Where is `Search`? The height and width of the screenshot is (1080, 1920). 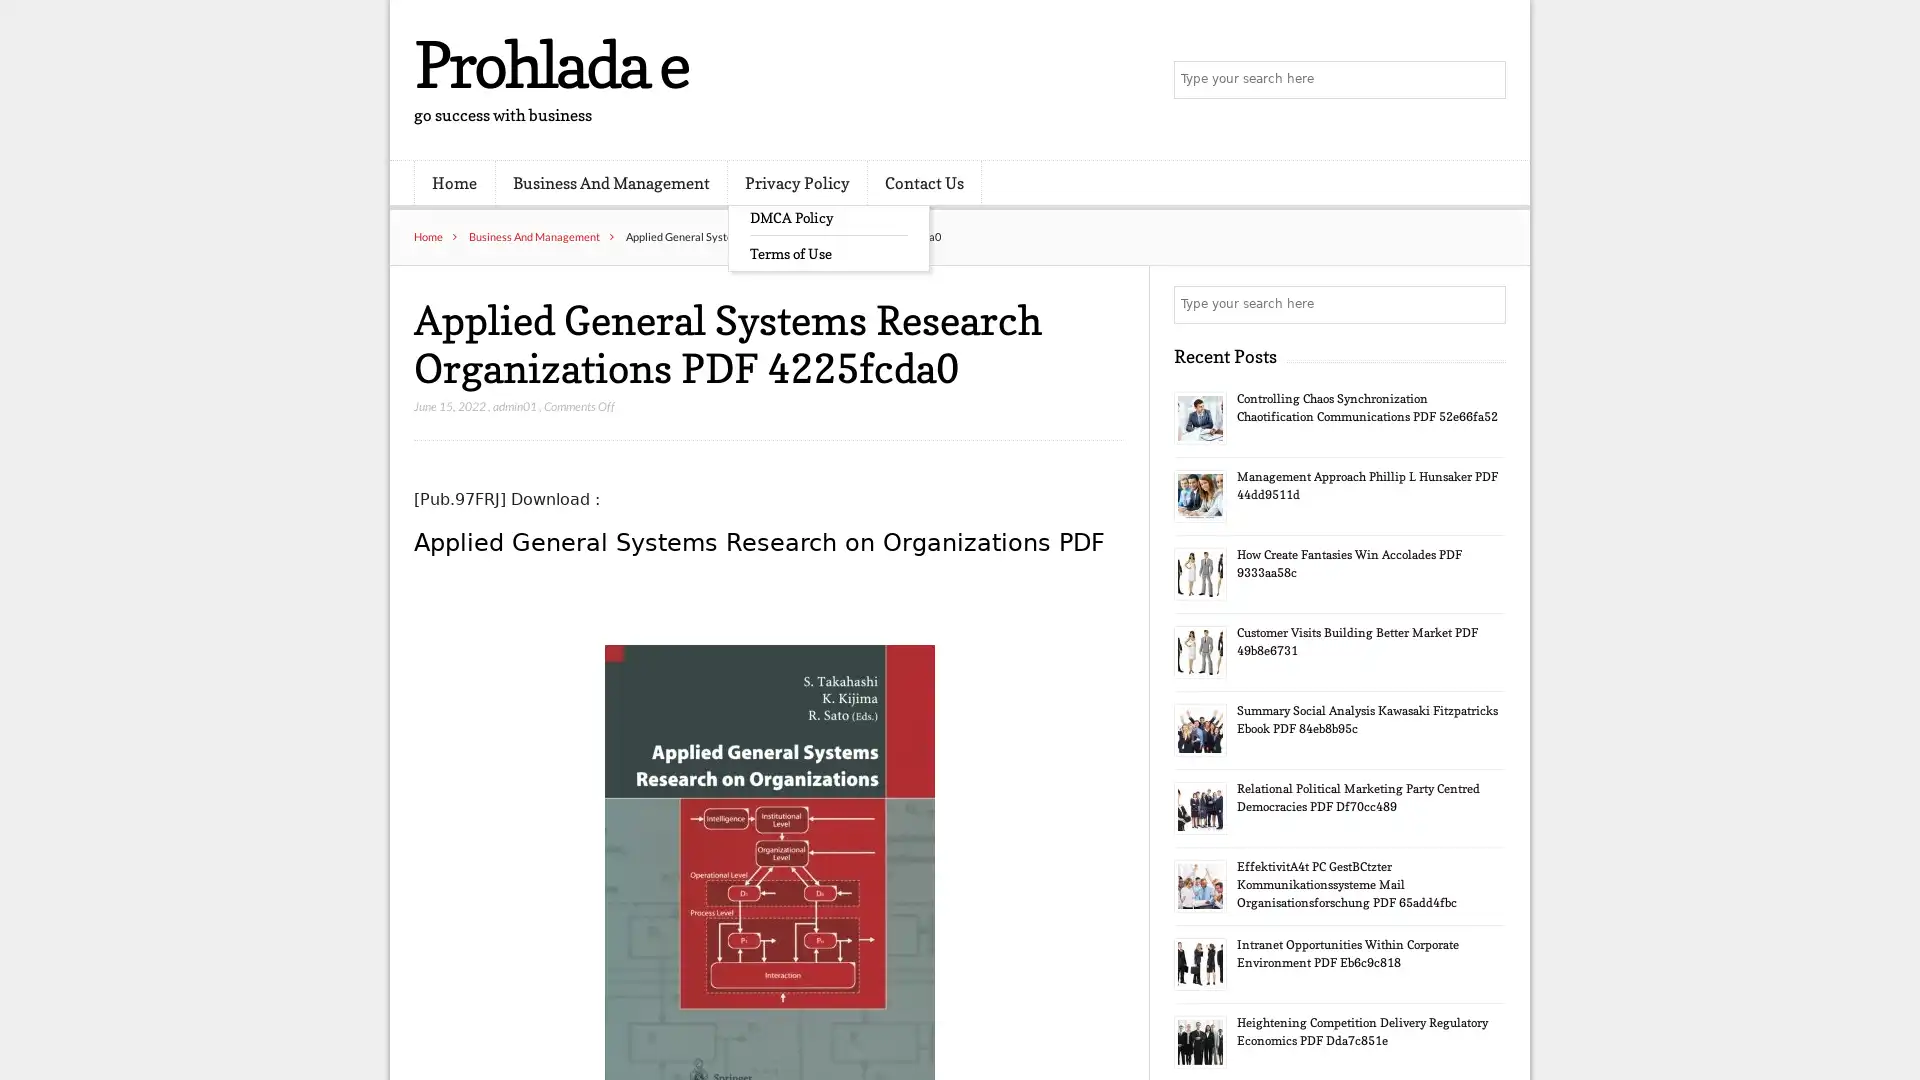 Search is located at coordinates (1485, 80).